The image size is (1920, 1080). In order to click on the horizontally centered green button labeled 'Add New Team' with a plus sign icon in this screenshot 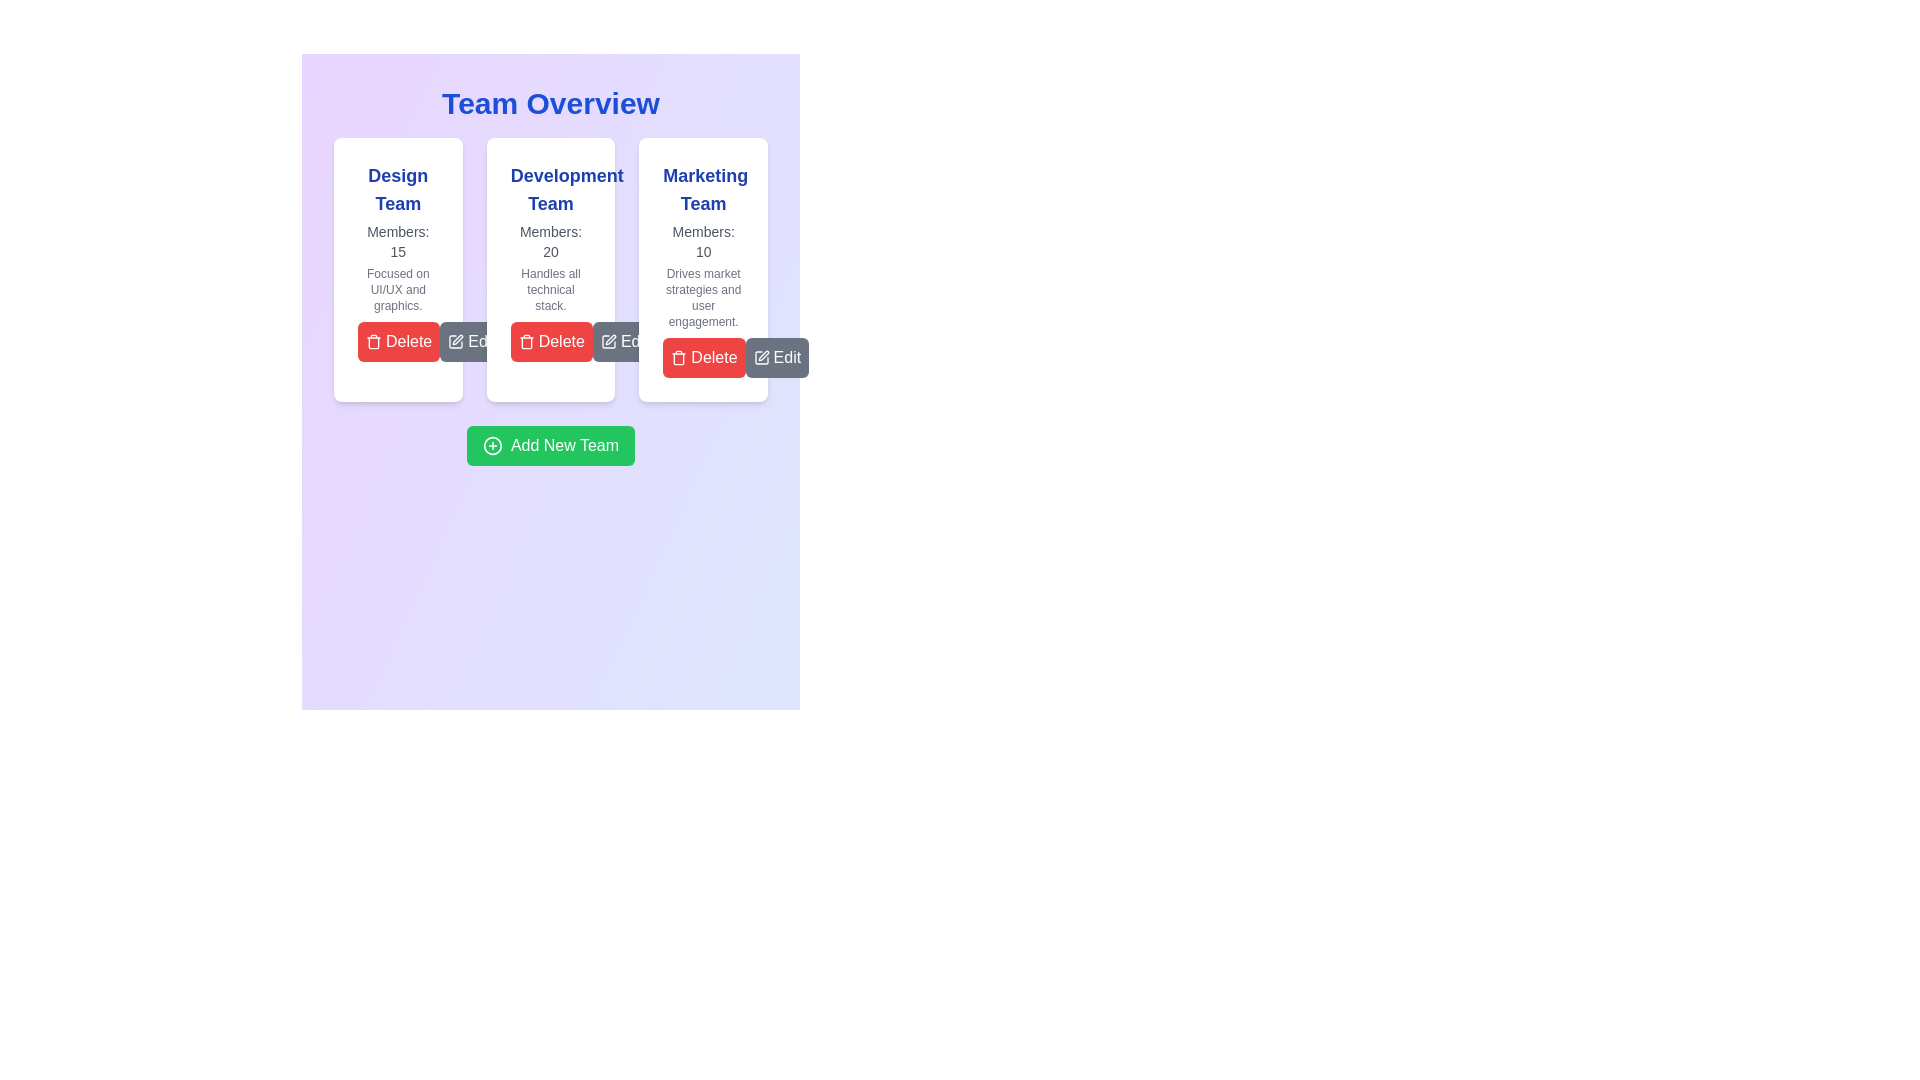, I will do `click(551, 445)`.